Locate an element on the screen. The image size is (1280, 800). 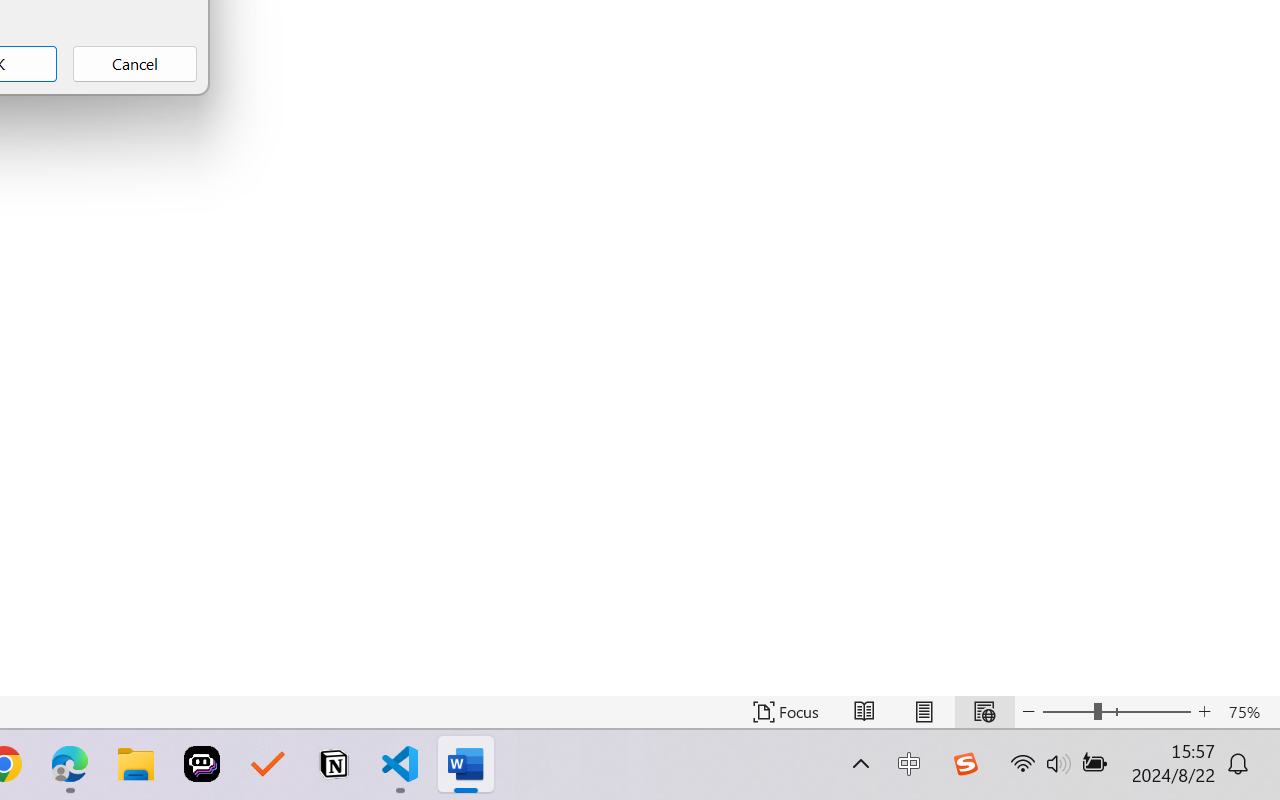
'Zoom In' is located at coordinates (1204, 711).